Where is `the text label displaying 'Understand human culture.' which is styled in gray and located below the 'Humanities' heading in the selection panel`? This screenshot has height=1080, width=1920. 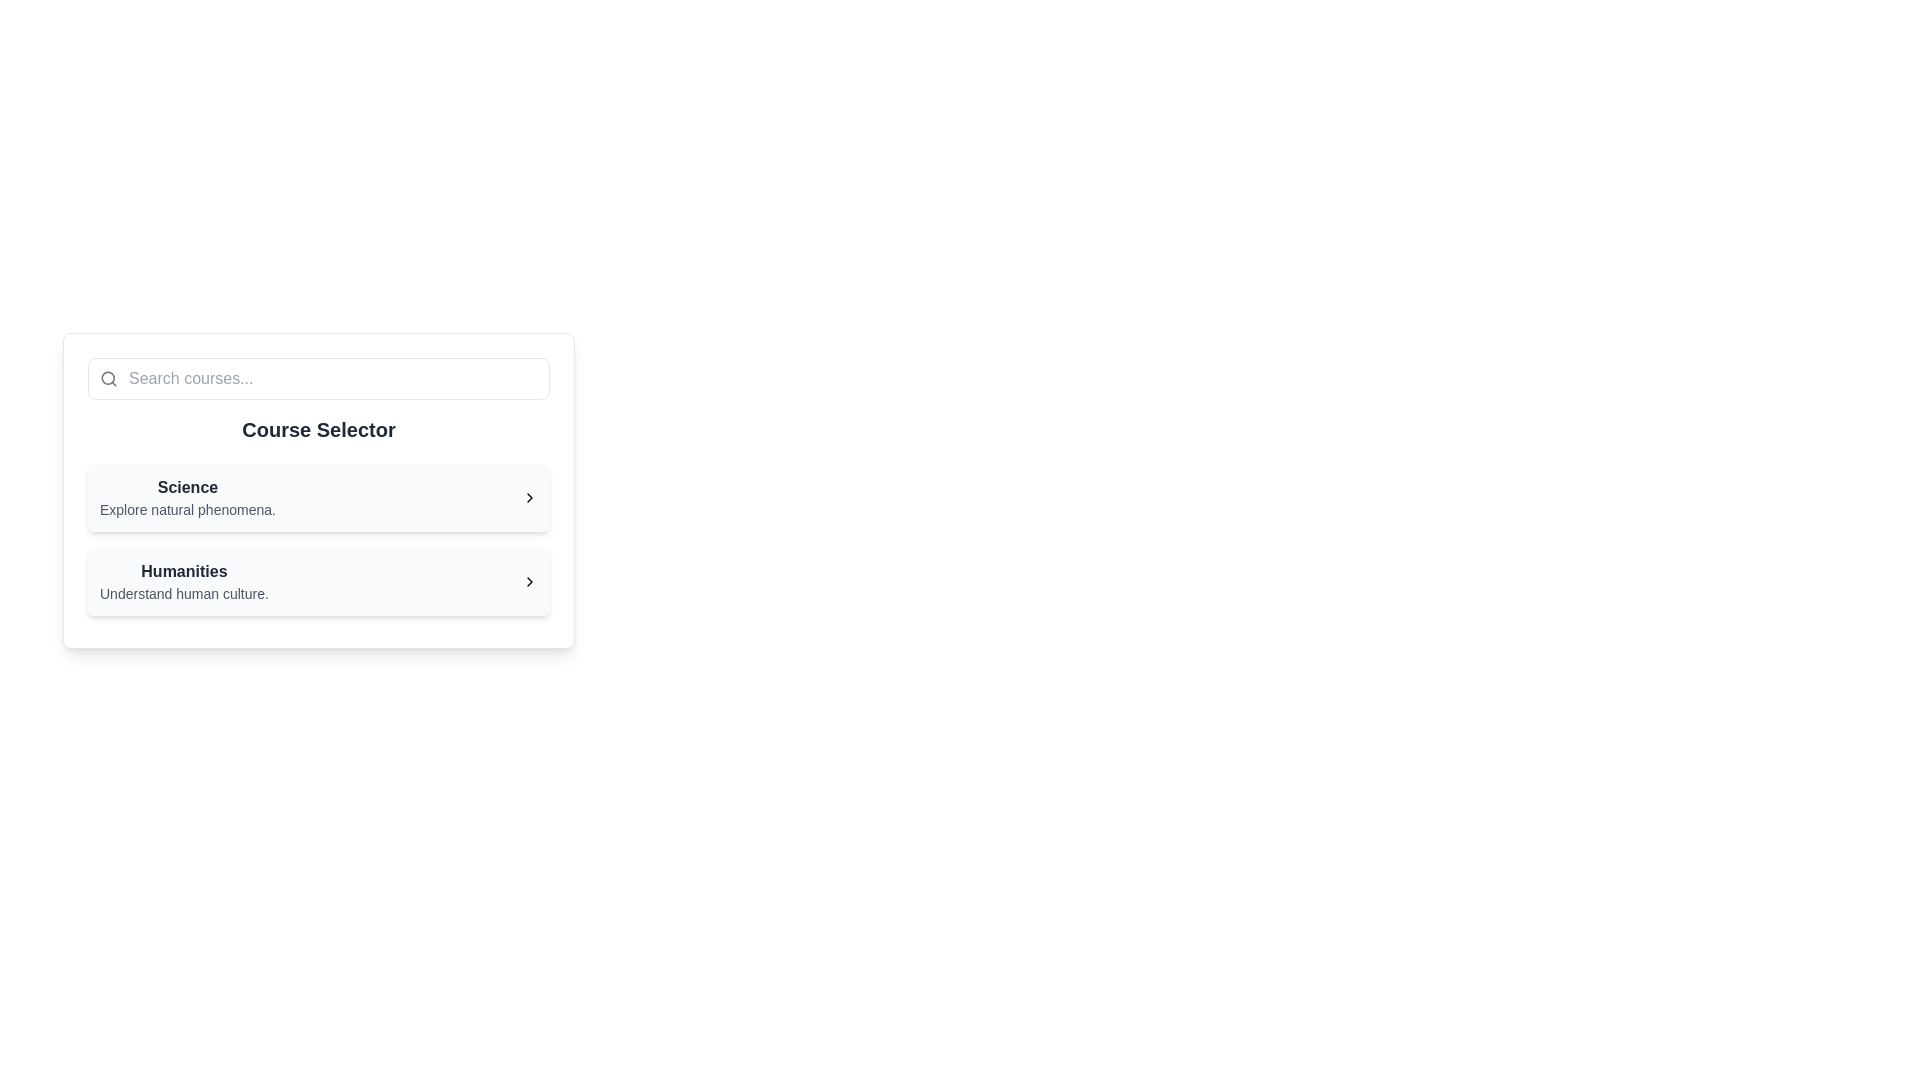
the text label displaying 'Understand human culture.' which is styled in gray and located below the 'Humanities' heading in the selection panel is located at coordinates (184, 593).